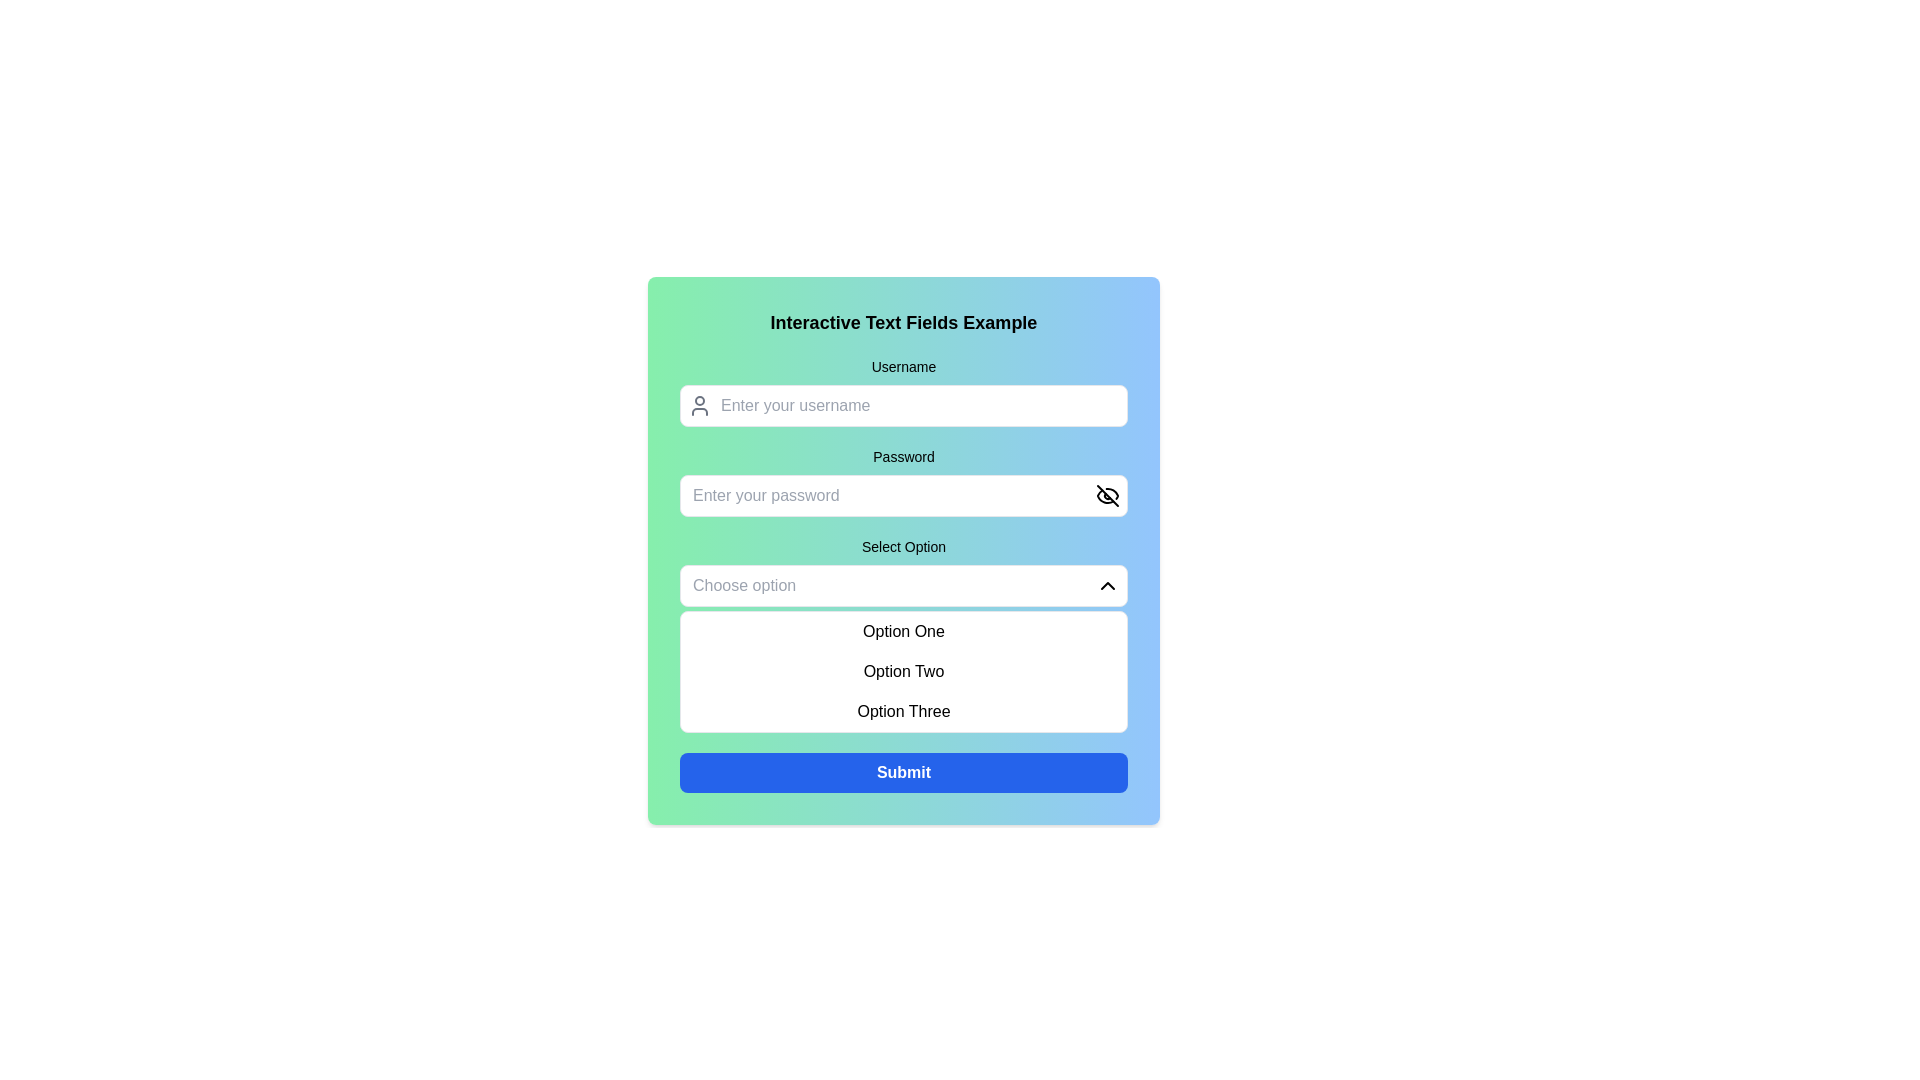 Image resolution: width=1920 pixels, height=1080 pixels. Describe the element at coordinates (1107, 495) in the screenshot. I see `the eye-off icon button located to the right of the password input field` at that location.